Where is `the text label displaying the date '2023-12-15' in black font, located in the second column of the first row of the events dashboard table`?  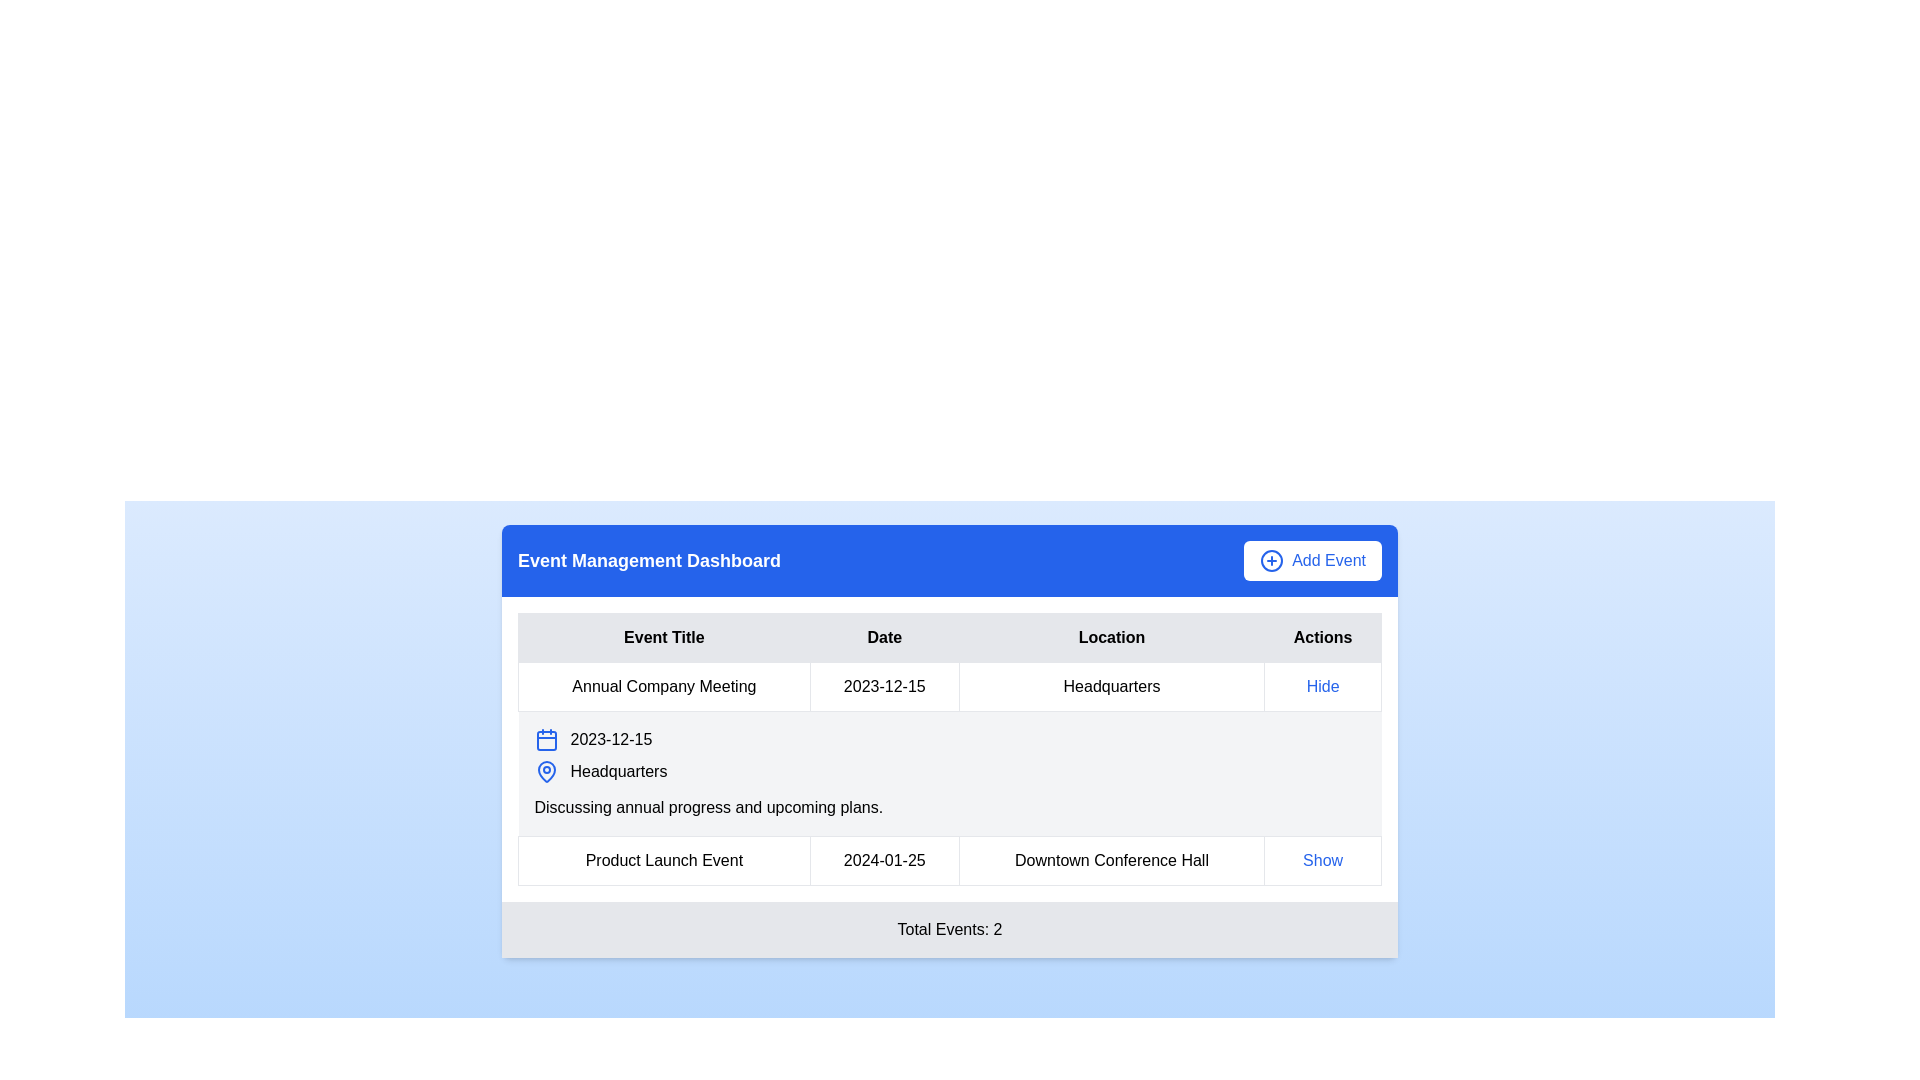
the text label displaying the date '2023-12-15' in black font, located in the second column of the first row of the events dashboard table is located at coordinates (610, 740).